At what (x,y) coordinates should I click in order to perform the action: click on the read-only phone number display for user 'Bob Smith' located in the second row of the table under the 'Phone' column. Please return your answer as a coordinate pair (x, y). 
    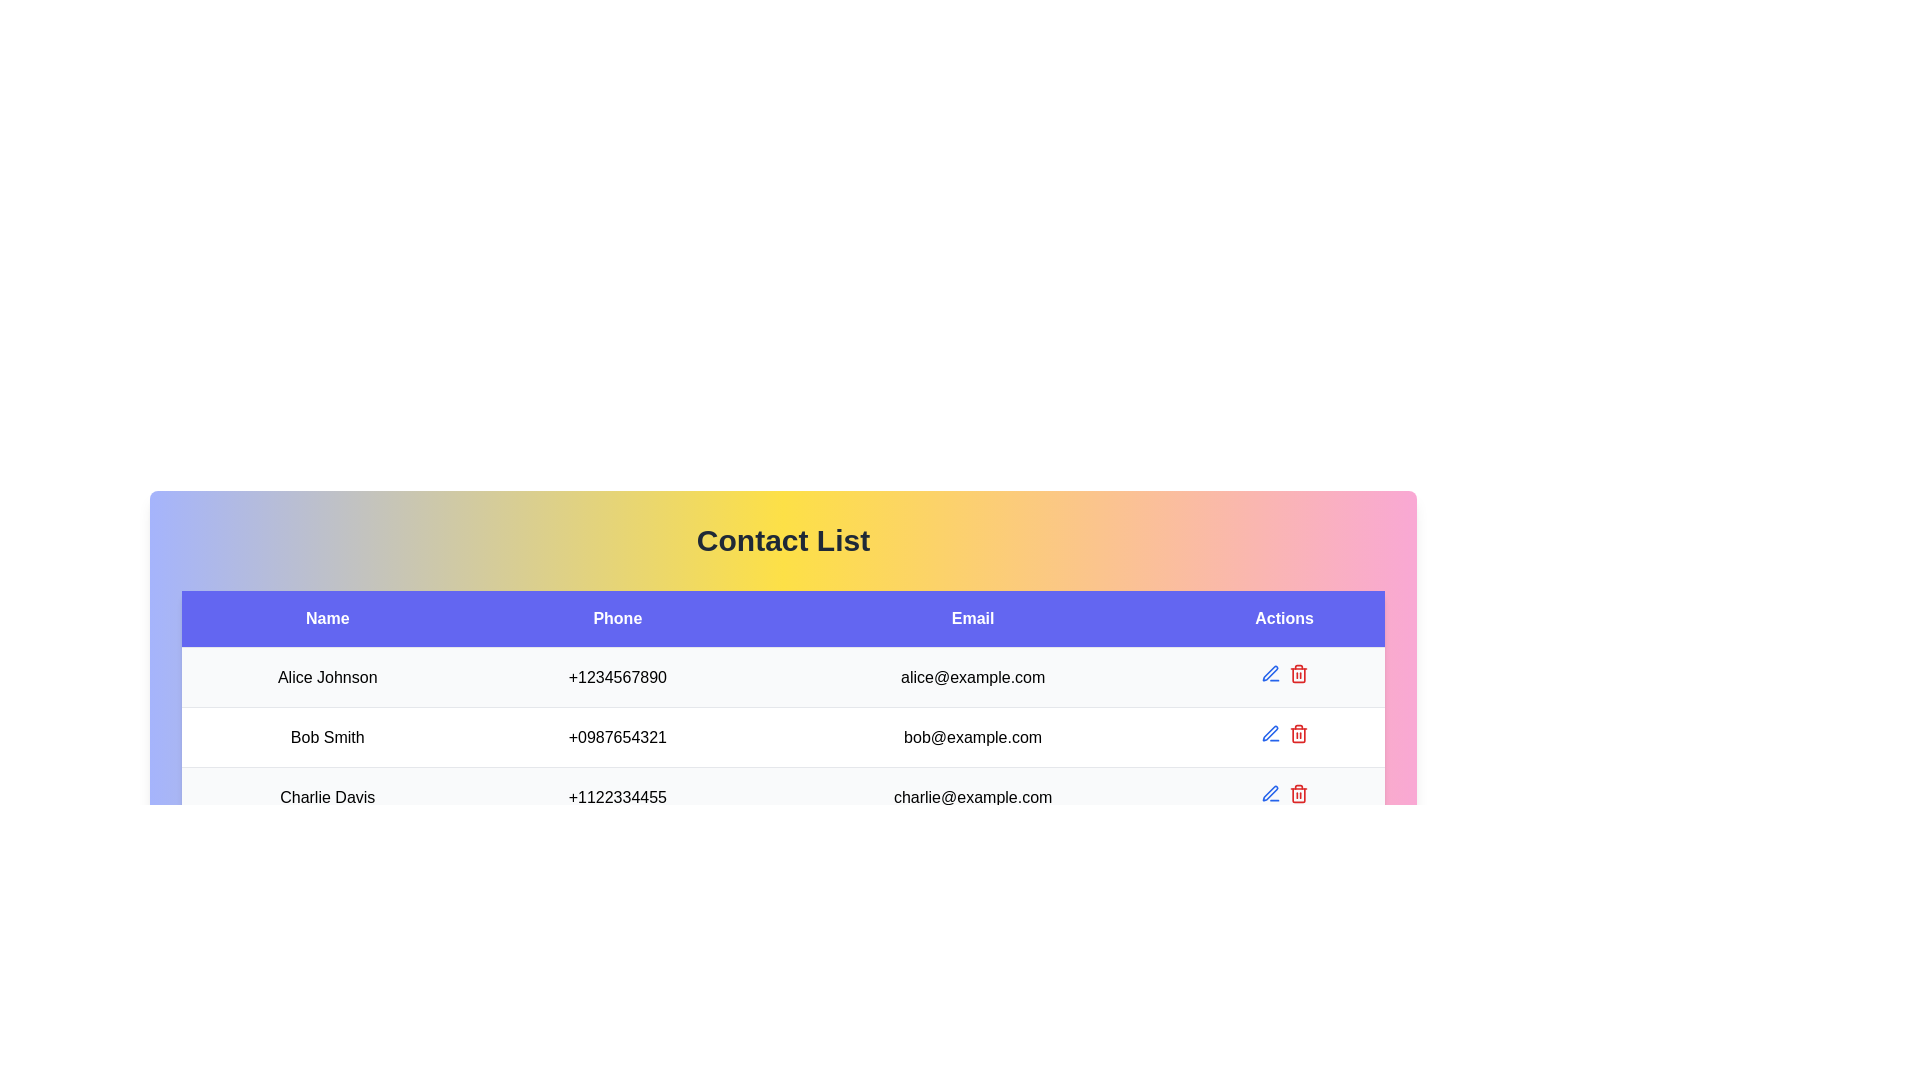
    Looking at the image, I should click on (616, 737).